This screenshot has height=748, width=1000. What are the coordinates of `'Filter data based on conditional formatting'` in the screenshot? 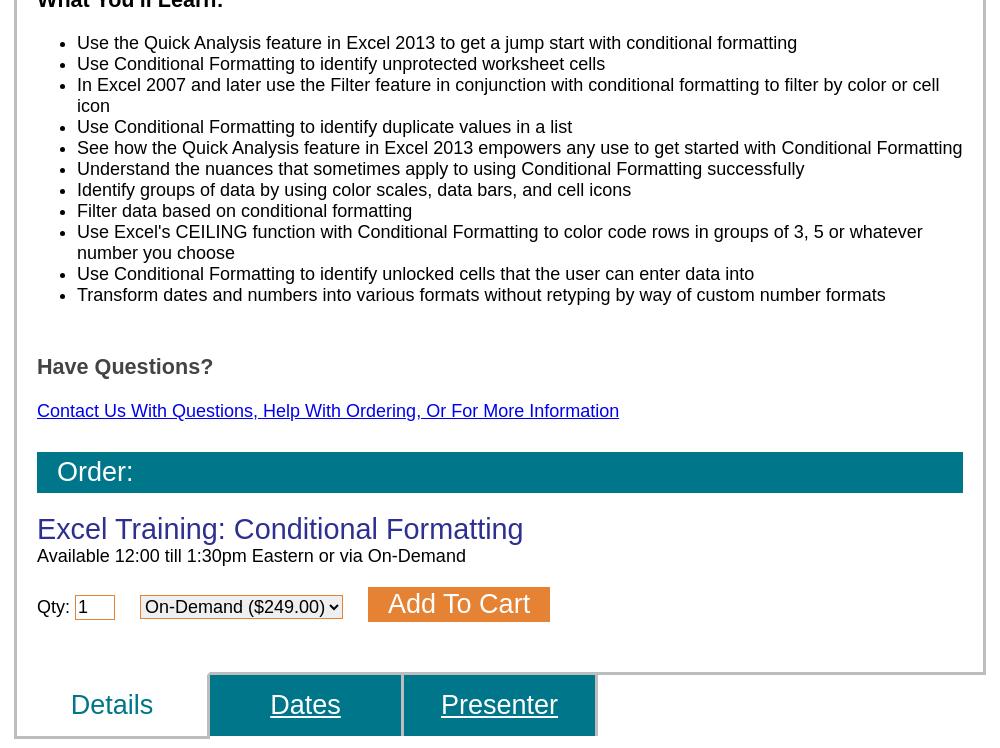 It's located at (76, 211).